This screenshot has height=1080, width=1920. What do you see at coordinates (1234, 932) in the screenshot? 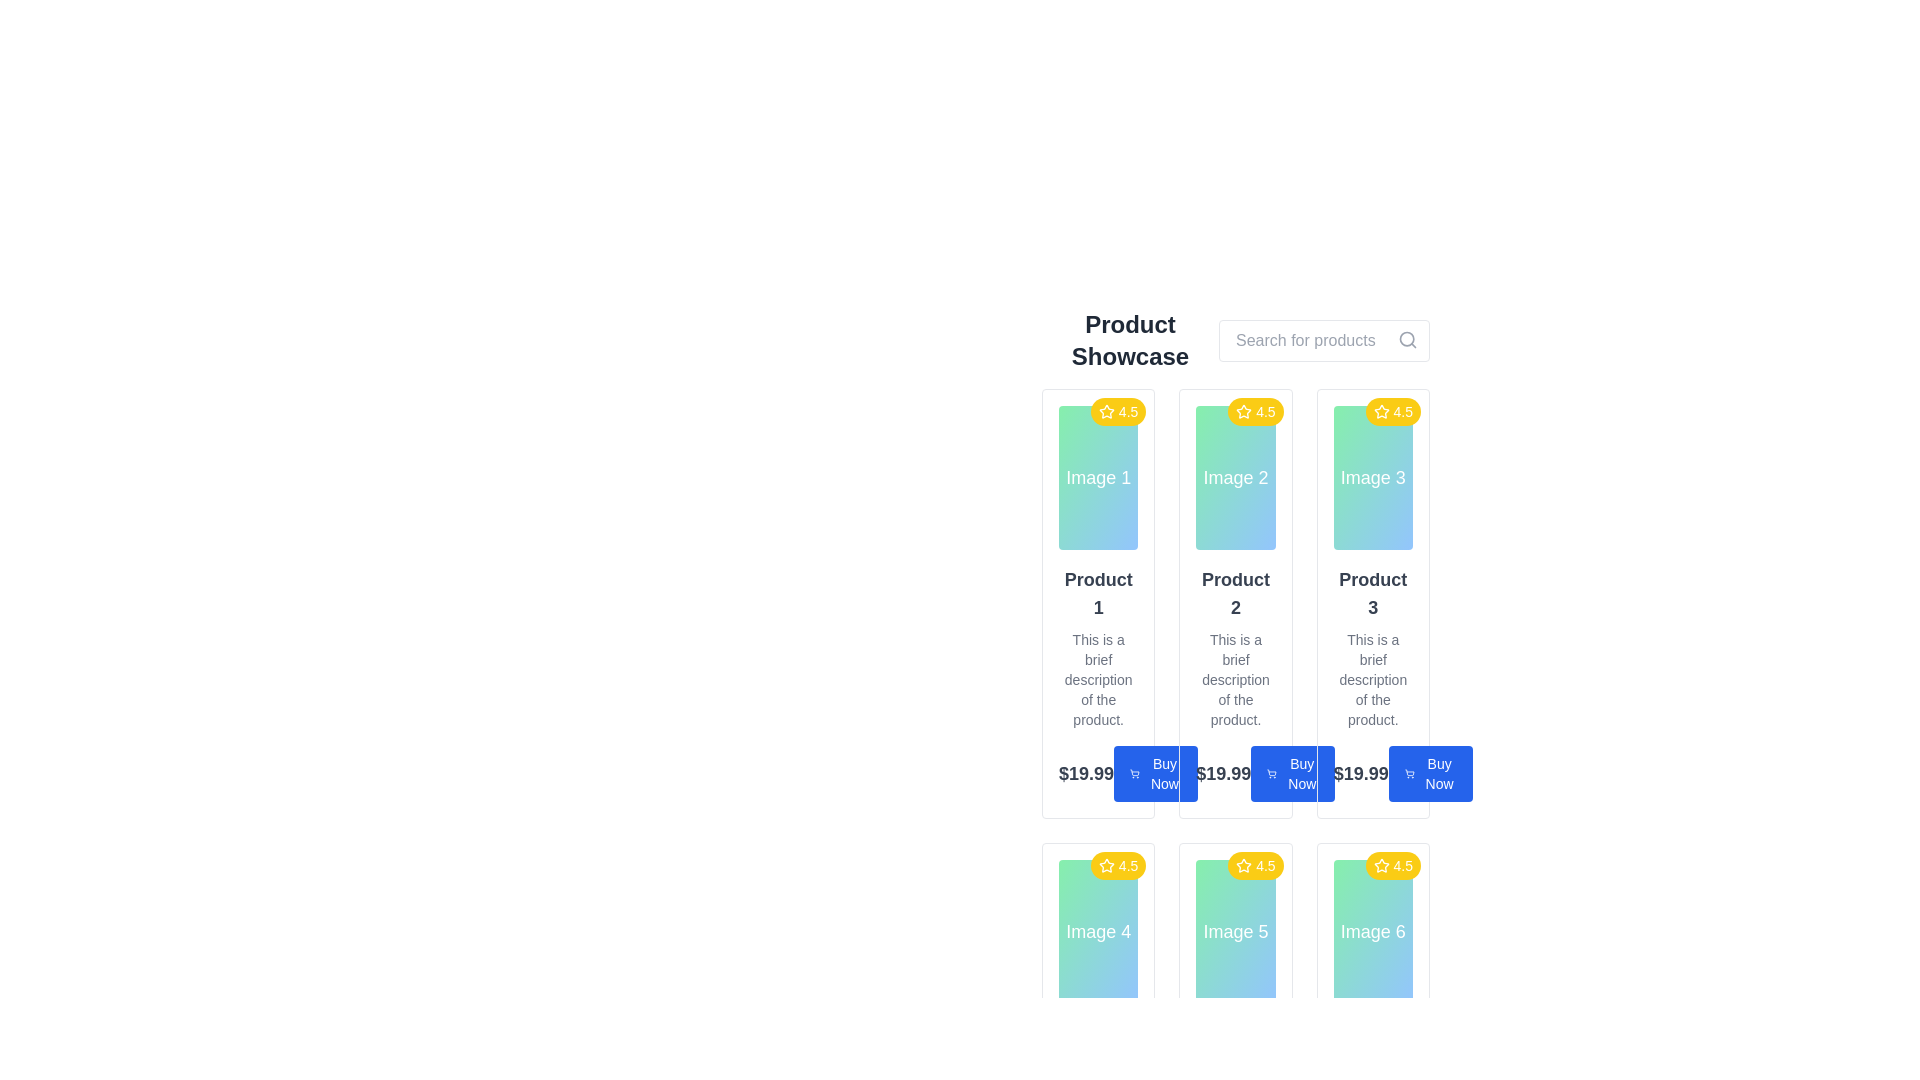
I see `the text label located in the middle column of the second row of card elements to enhance accessibility` at bounding box center [1234, 932].